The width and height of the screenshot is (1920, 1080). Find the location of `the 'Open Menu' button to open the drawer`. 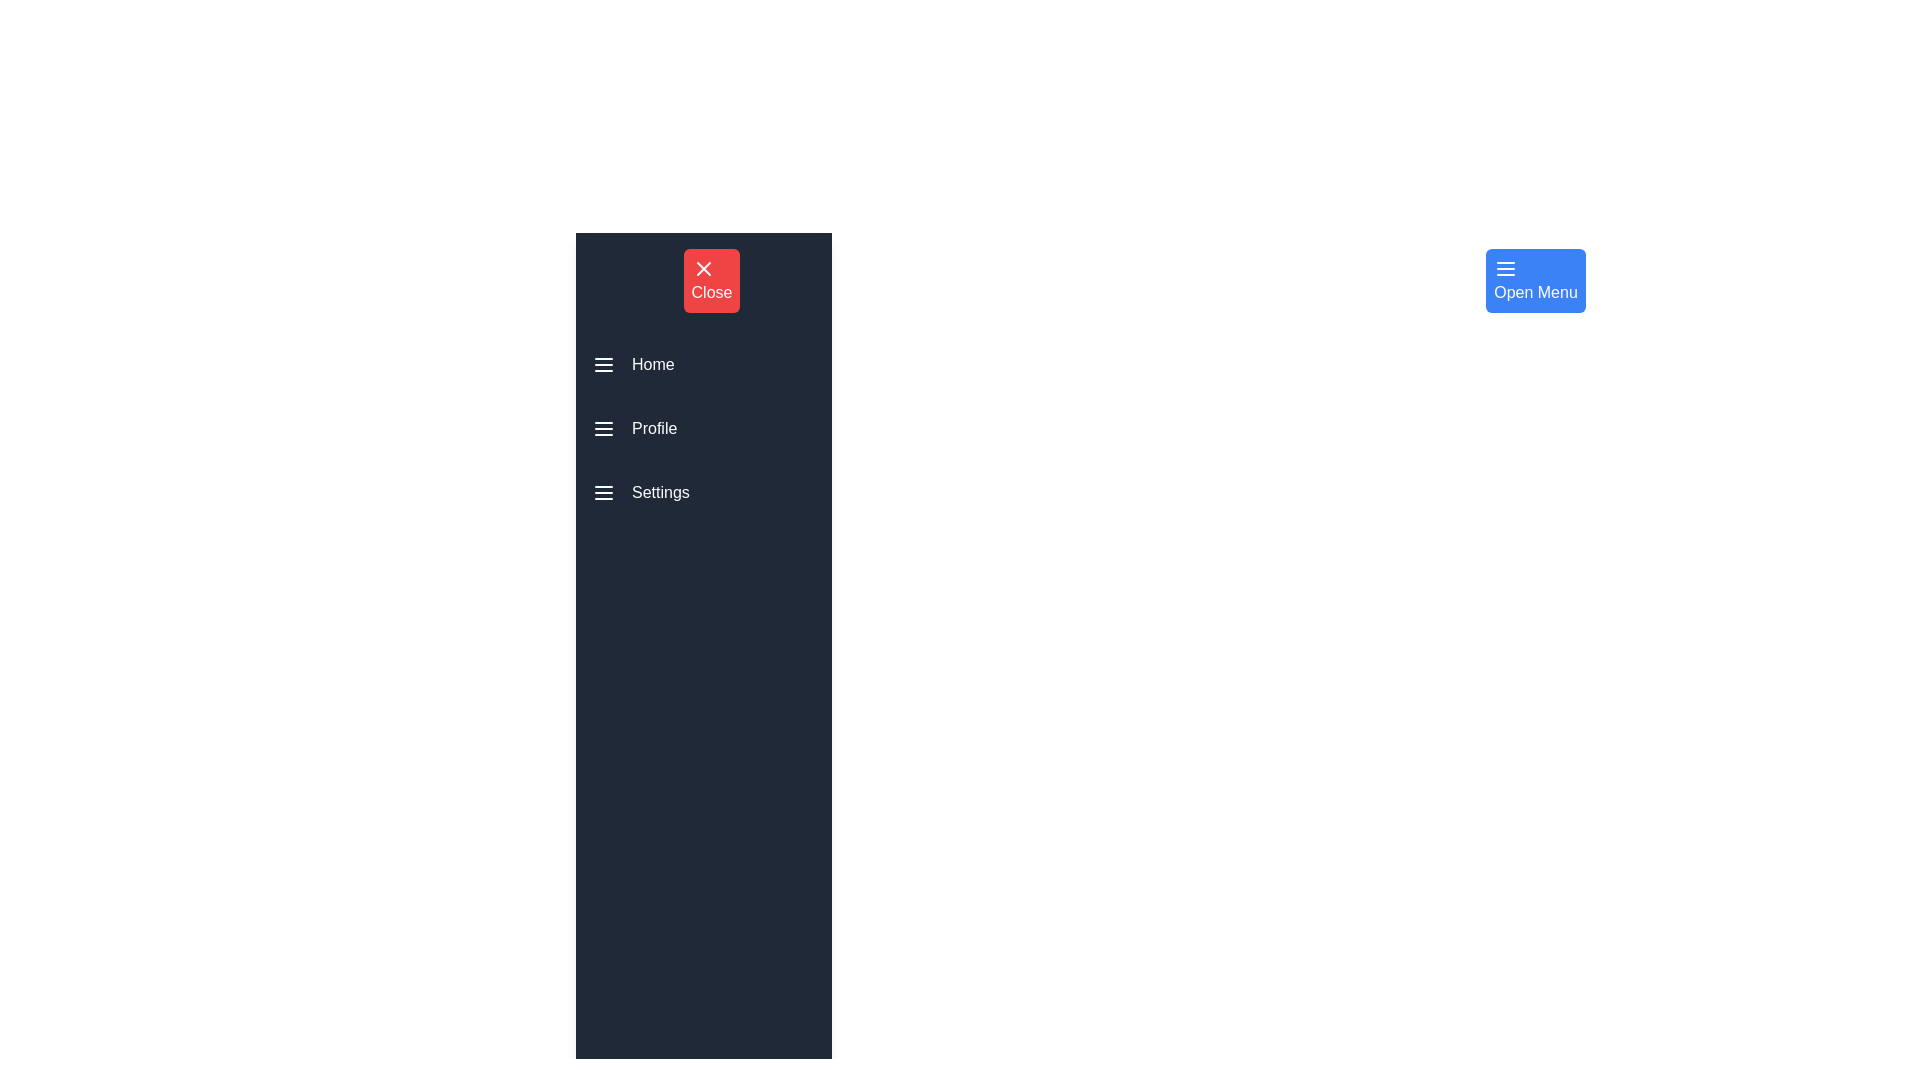

the 'Open Menu' button to open the drawer is located at coordinates (1535, 281).